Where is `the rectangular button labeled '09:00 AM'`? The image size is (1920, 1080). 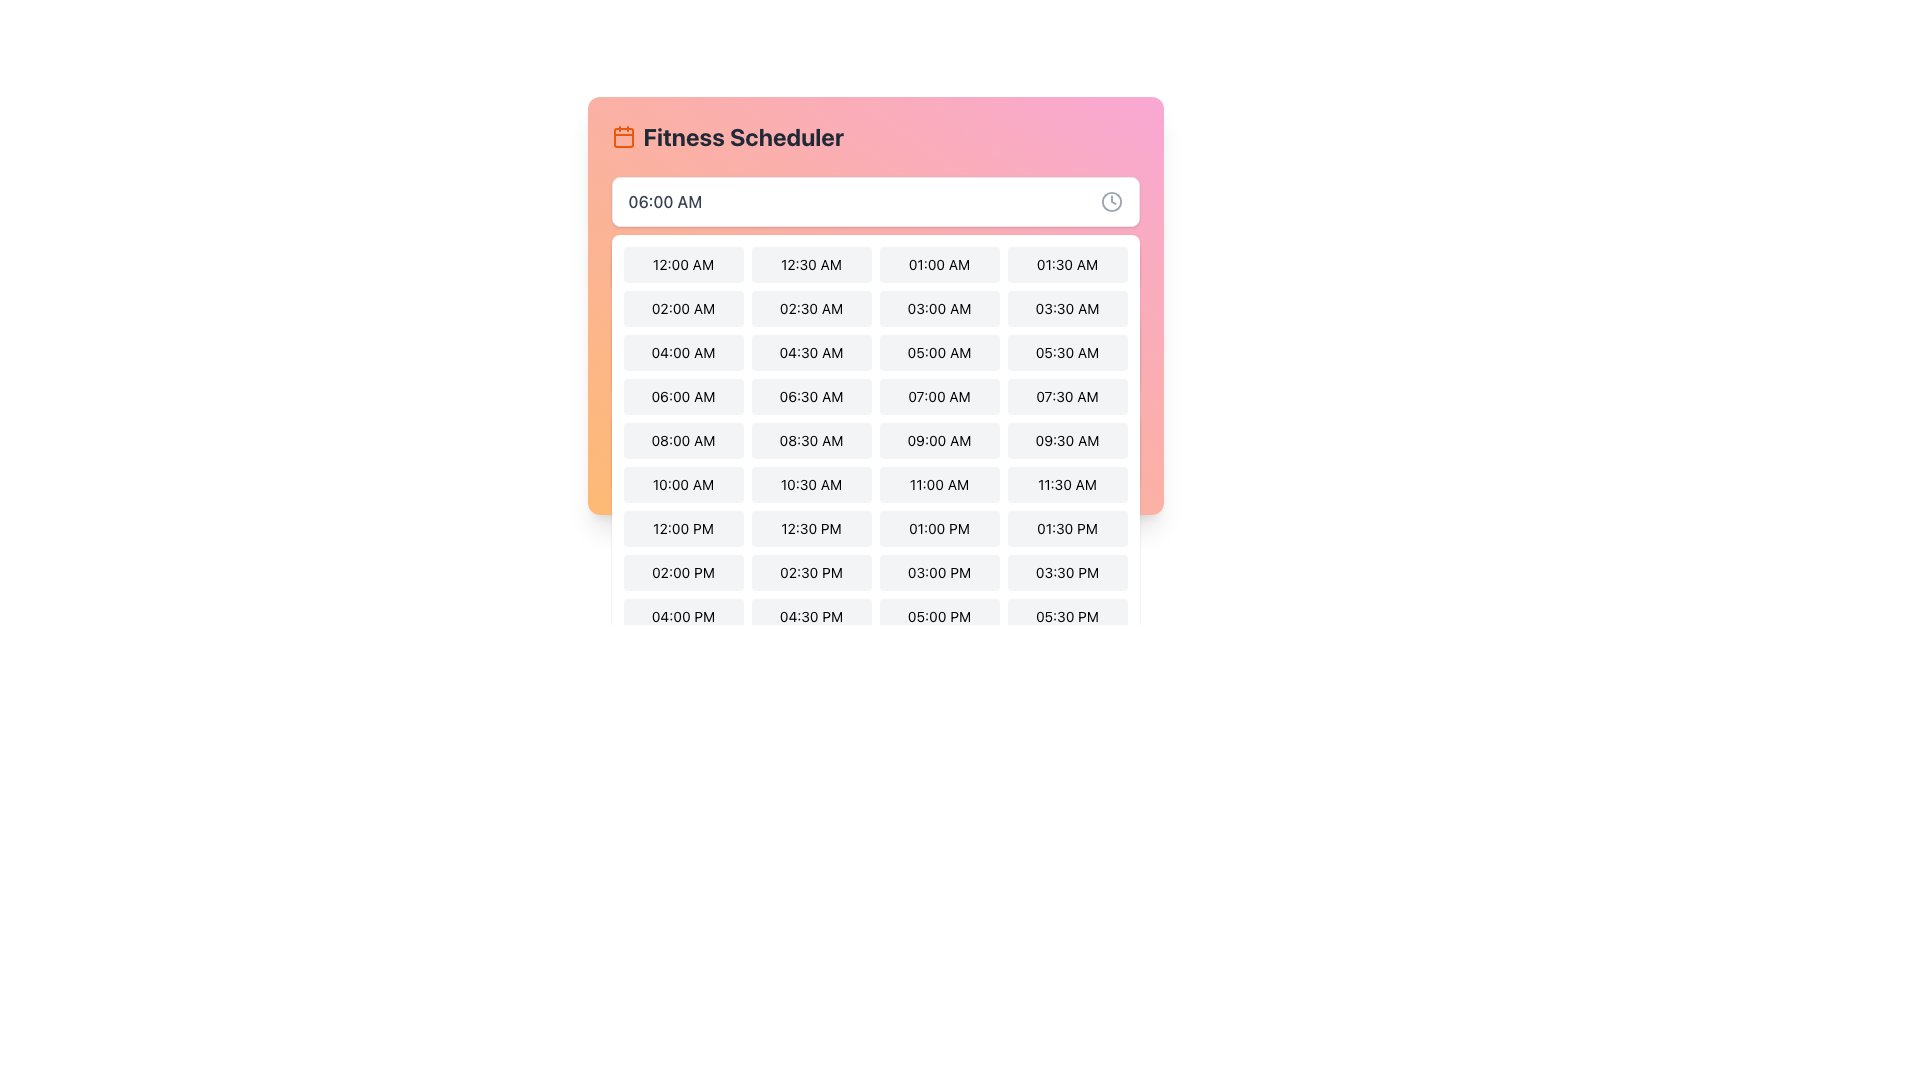 the rectangular button labeled '09:00 AM' is located at coordinates (938, 439).